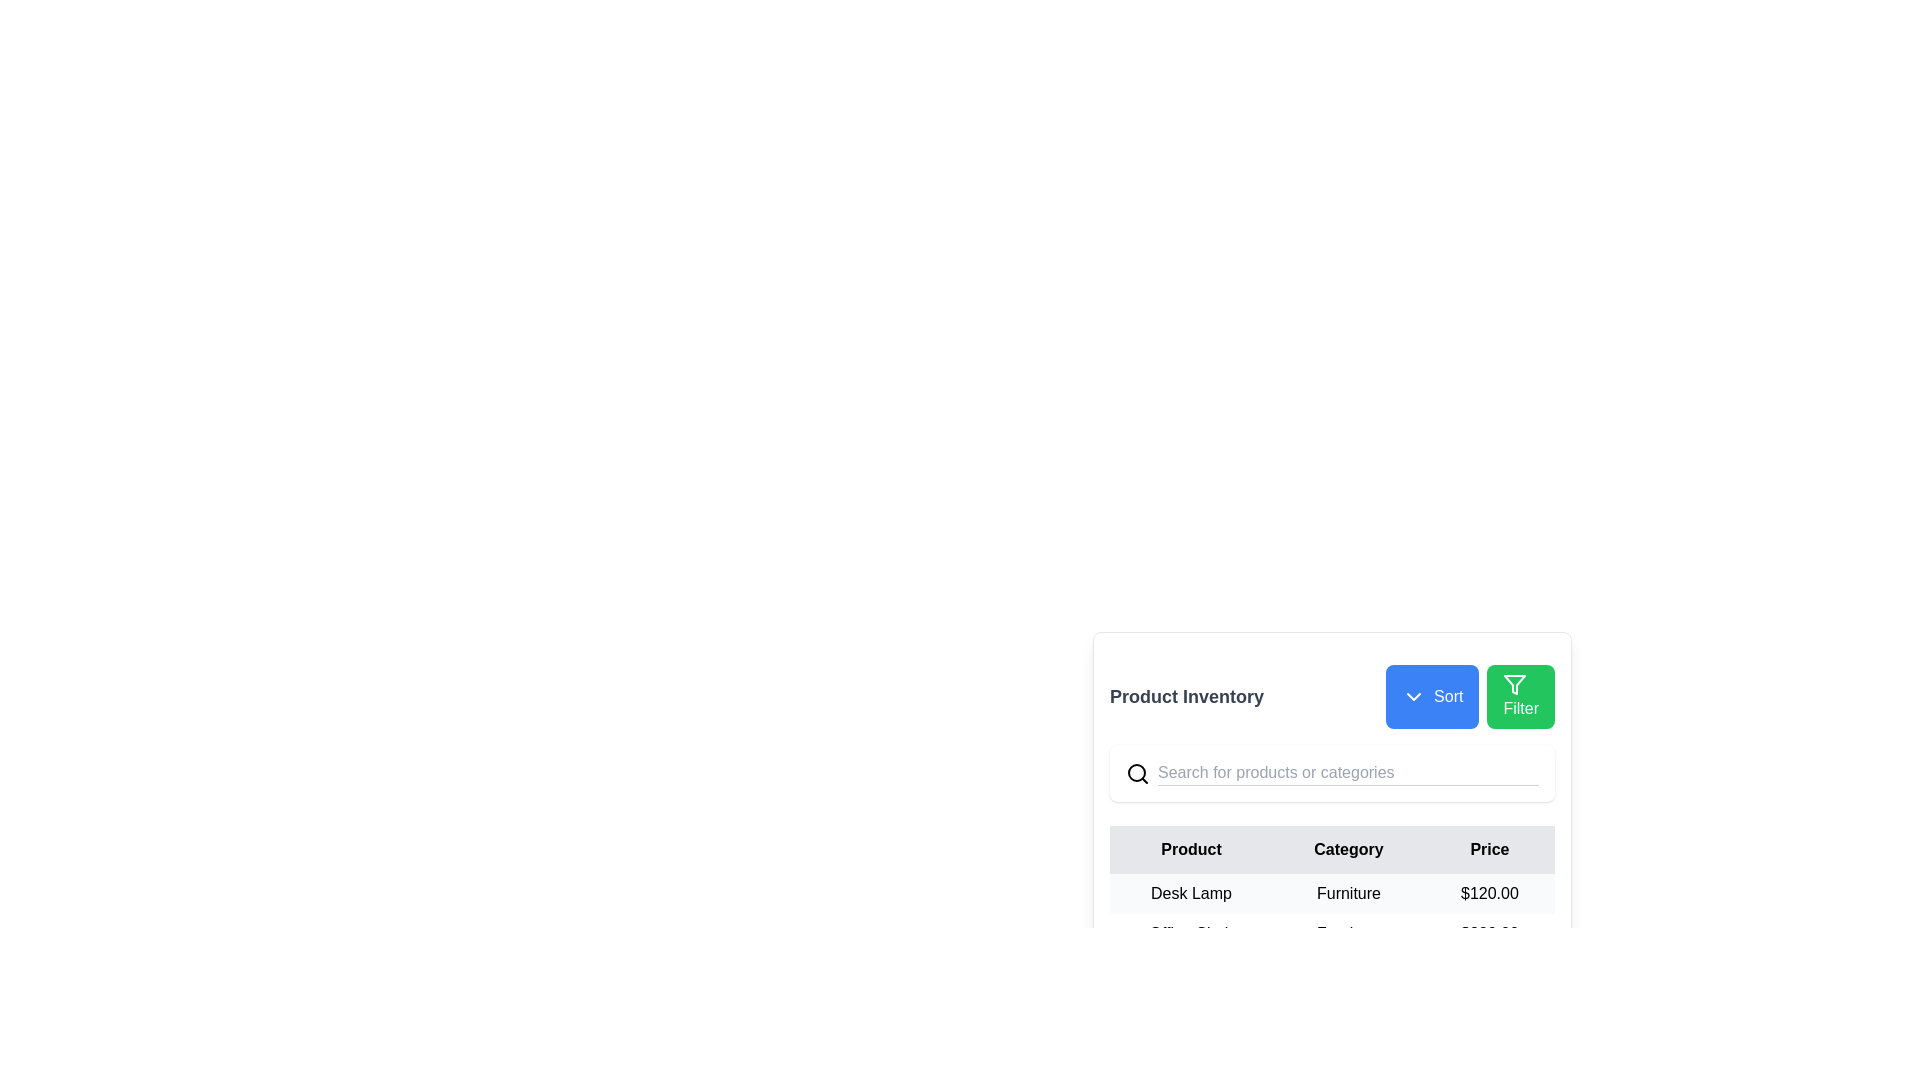  What do you see at coordinates (1431, 696) in the screenshot?
I see `the sorting button located in the top-right portion of the interface, adjacent to the green 'Filter' button, to observe any hover effects` at bounding box center [1431, 696].